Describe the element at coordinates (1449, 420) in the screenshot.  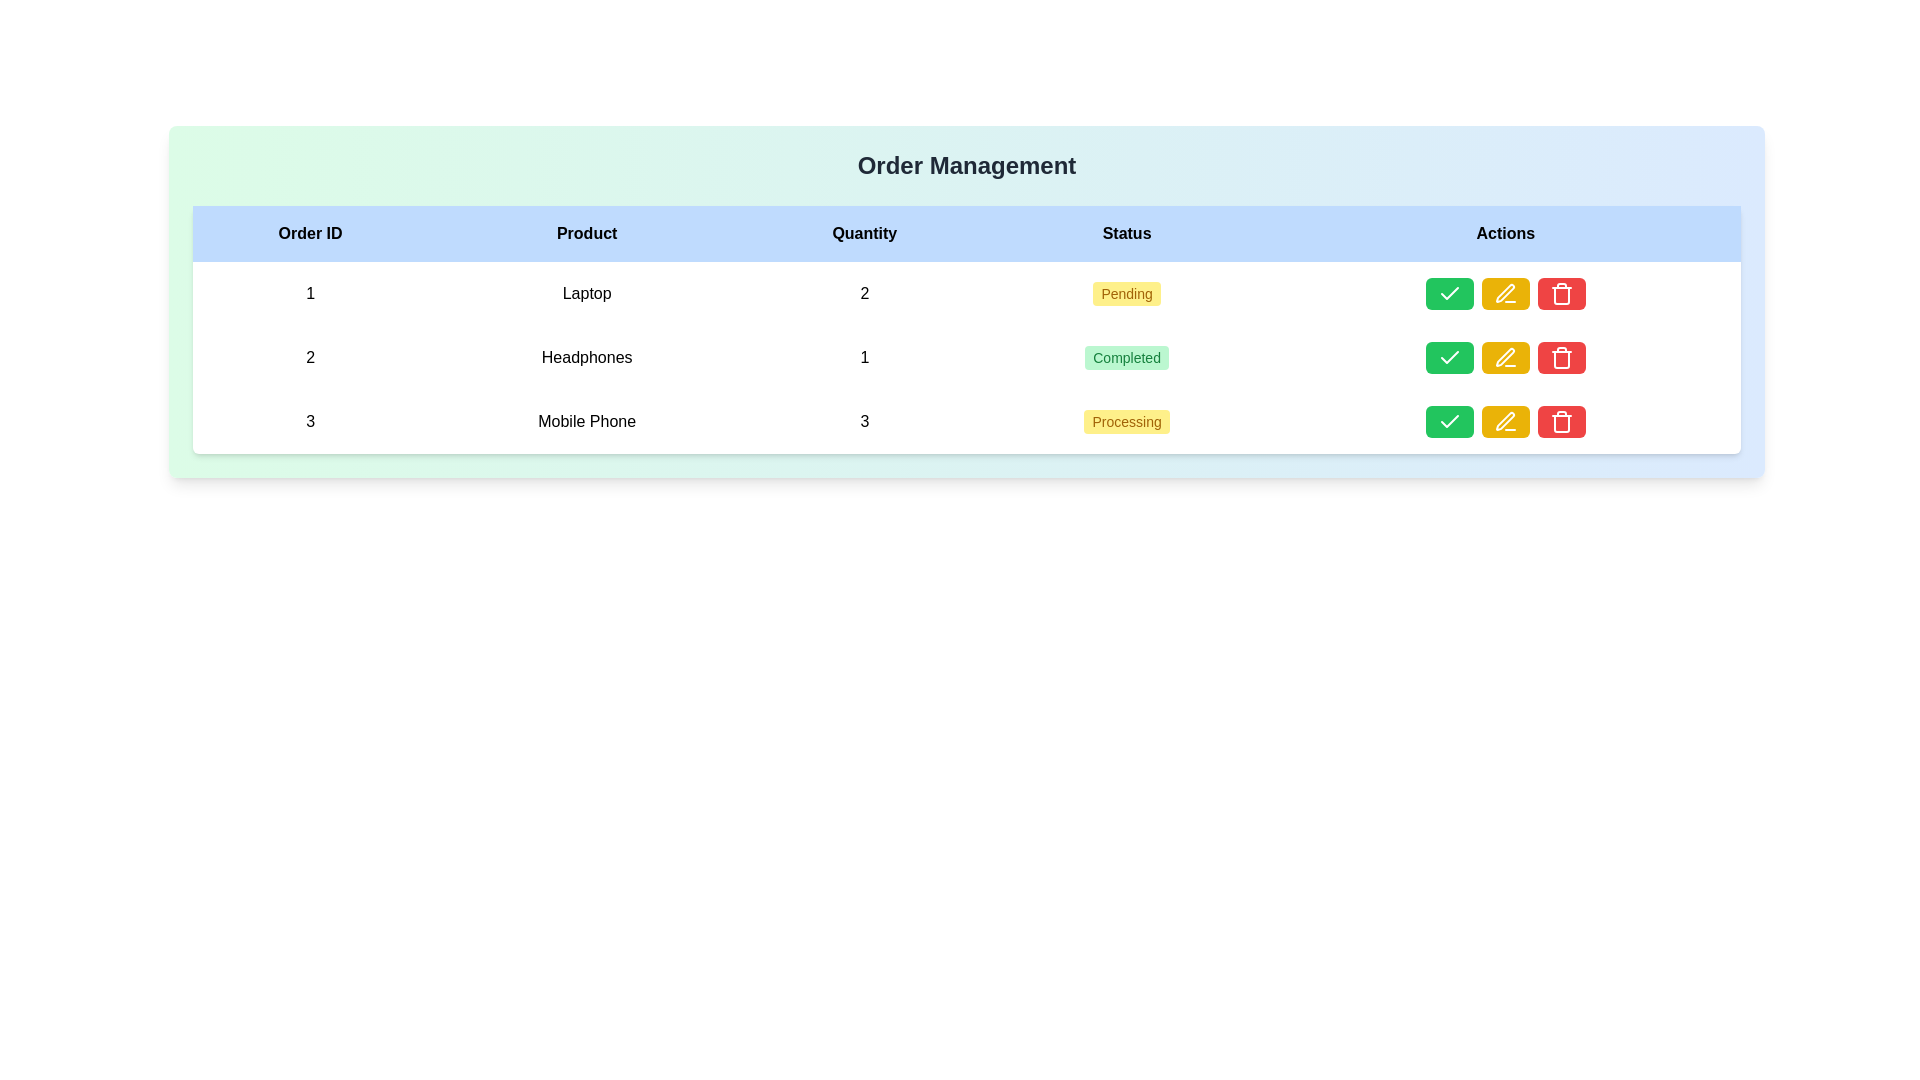
I see `the green check mark button located in the 'Actions' column of the third row in the tabular interface` at that location.